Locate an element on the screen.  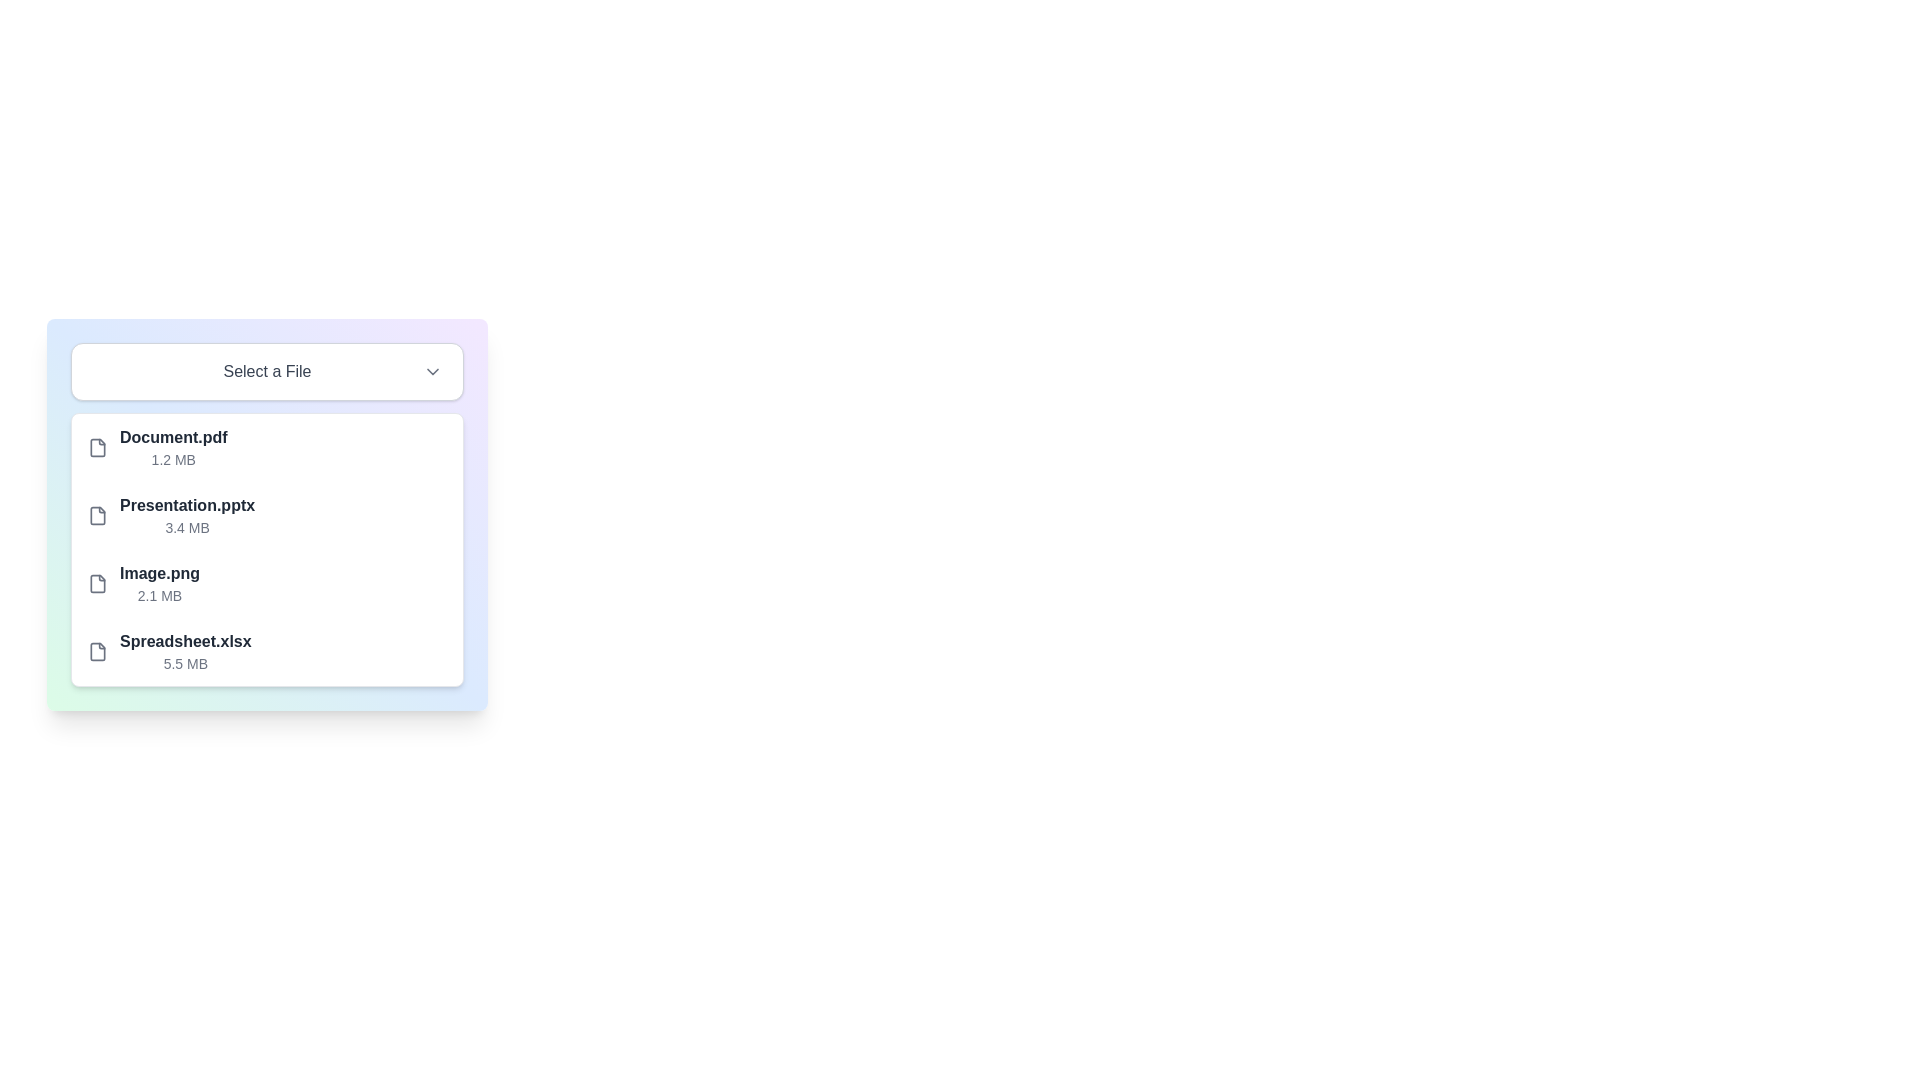
the text label displaying the filename 'Spreadsheet.xlsx' in the file selection interface is located at coordinates (185, 641).